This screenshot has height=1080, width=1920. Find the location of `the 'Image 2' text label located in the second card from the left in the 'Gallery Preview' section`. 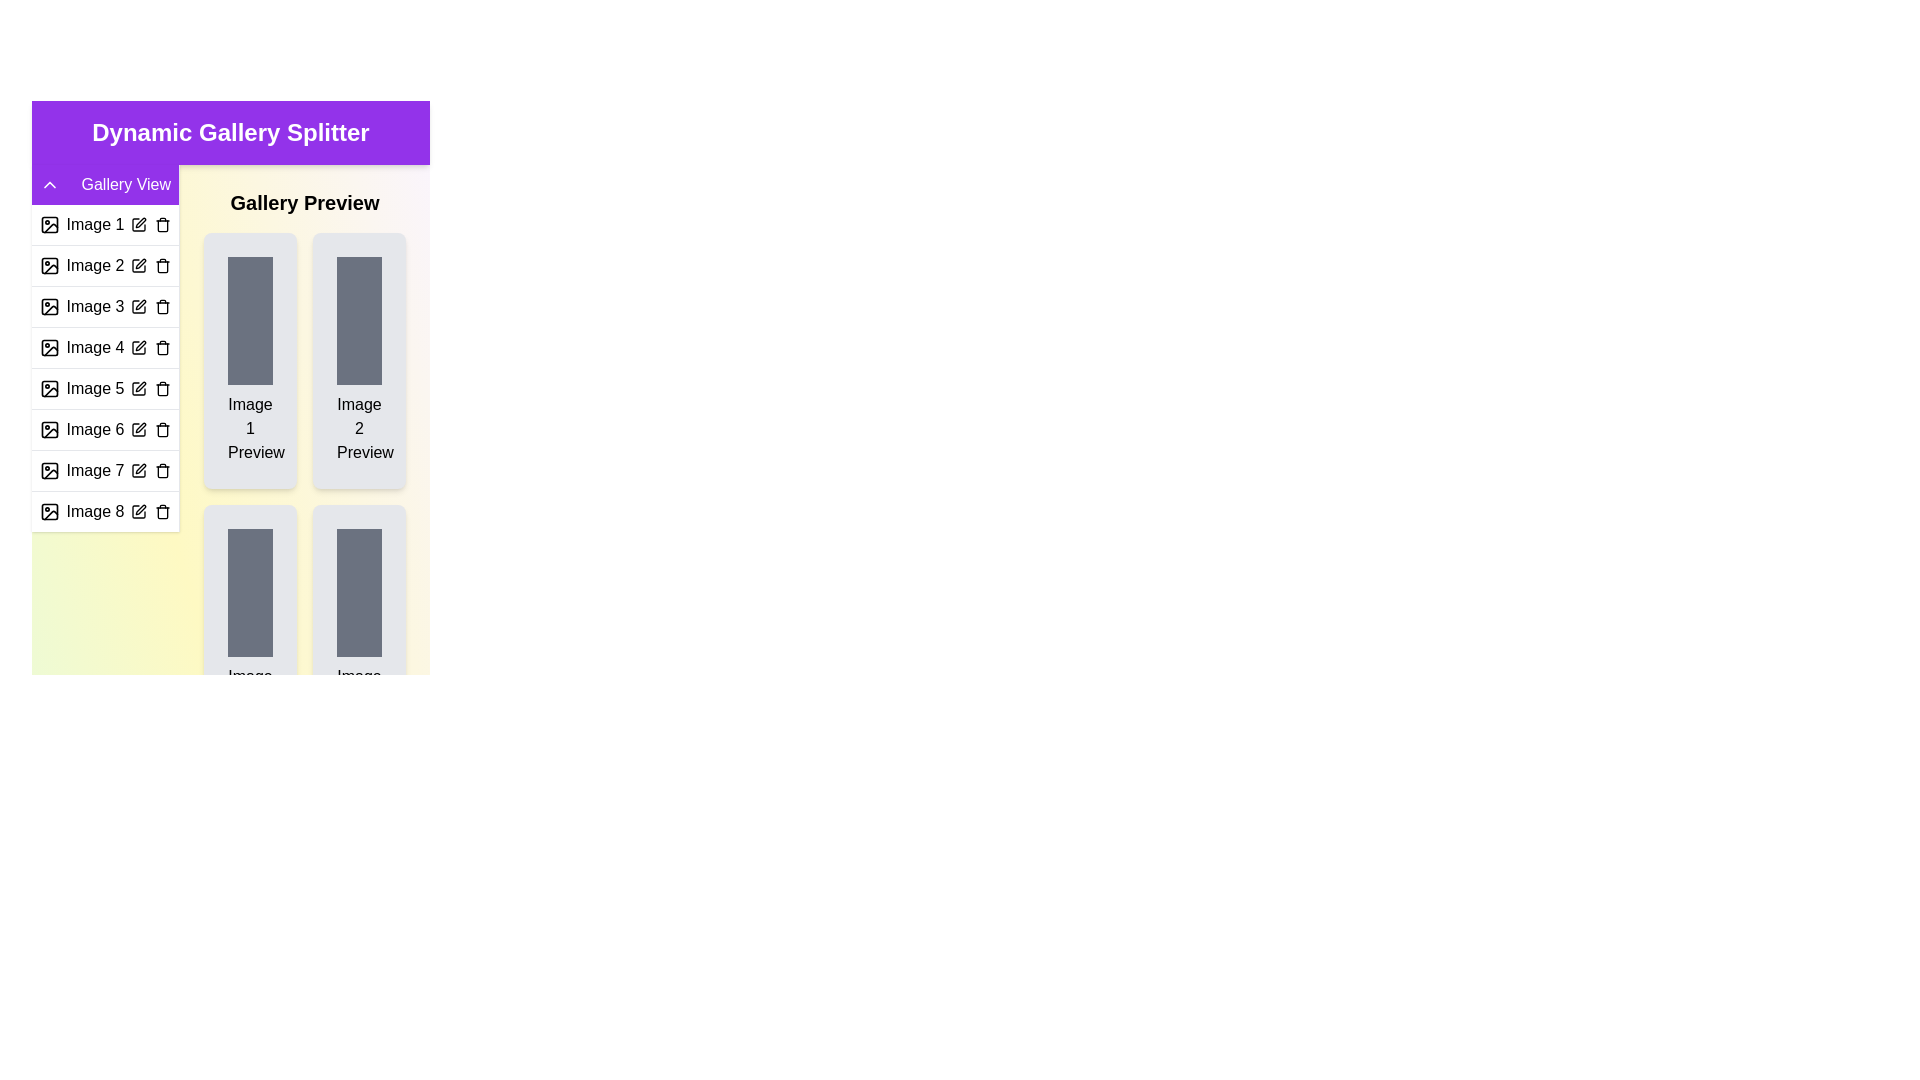

the 'Image 2' text label located in the second card from the left in the 'Gallery Preview' section is located at coordinates (359, 427).